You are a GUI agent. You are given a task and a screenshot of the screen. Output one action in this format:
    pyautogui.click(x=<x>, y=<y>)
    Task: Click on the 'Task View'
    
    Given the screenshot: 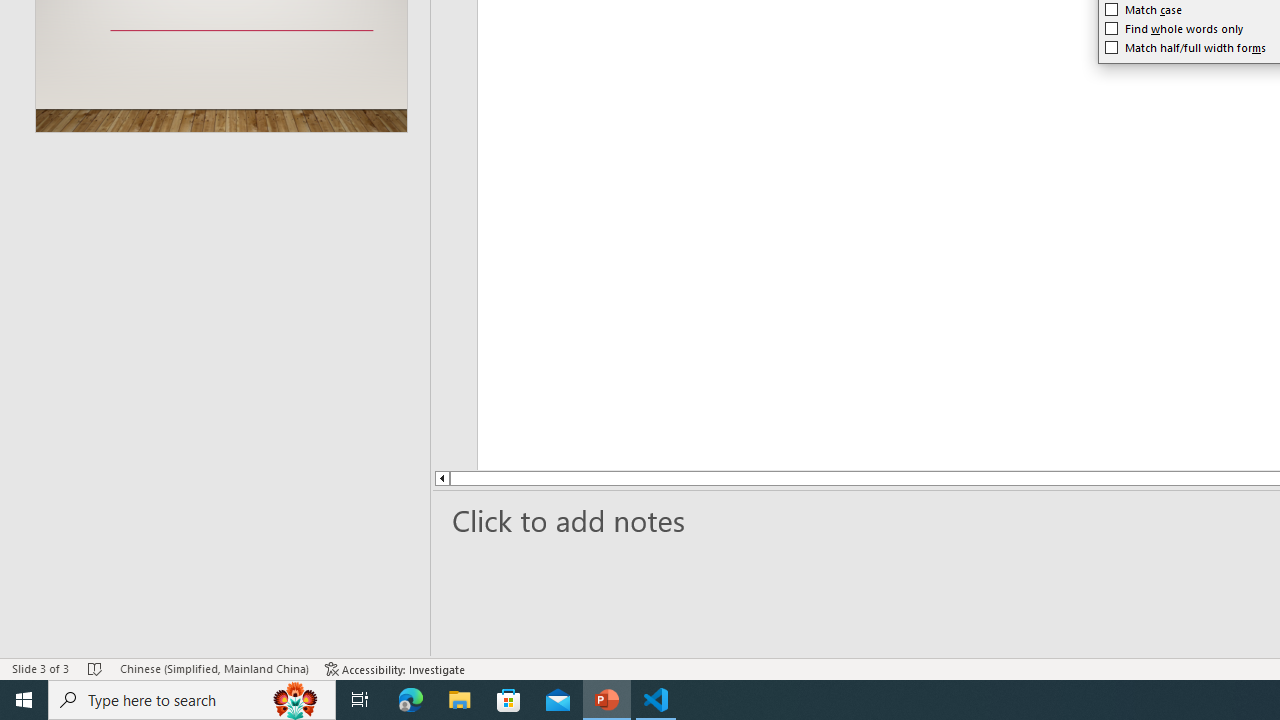 What is the action you would take?
    pyautogui.click(x=359, y=698)
    